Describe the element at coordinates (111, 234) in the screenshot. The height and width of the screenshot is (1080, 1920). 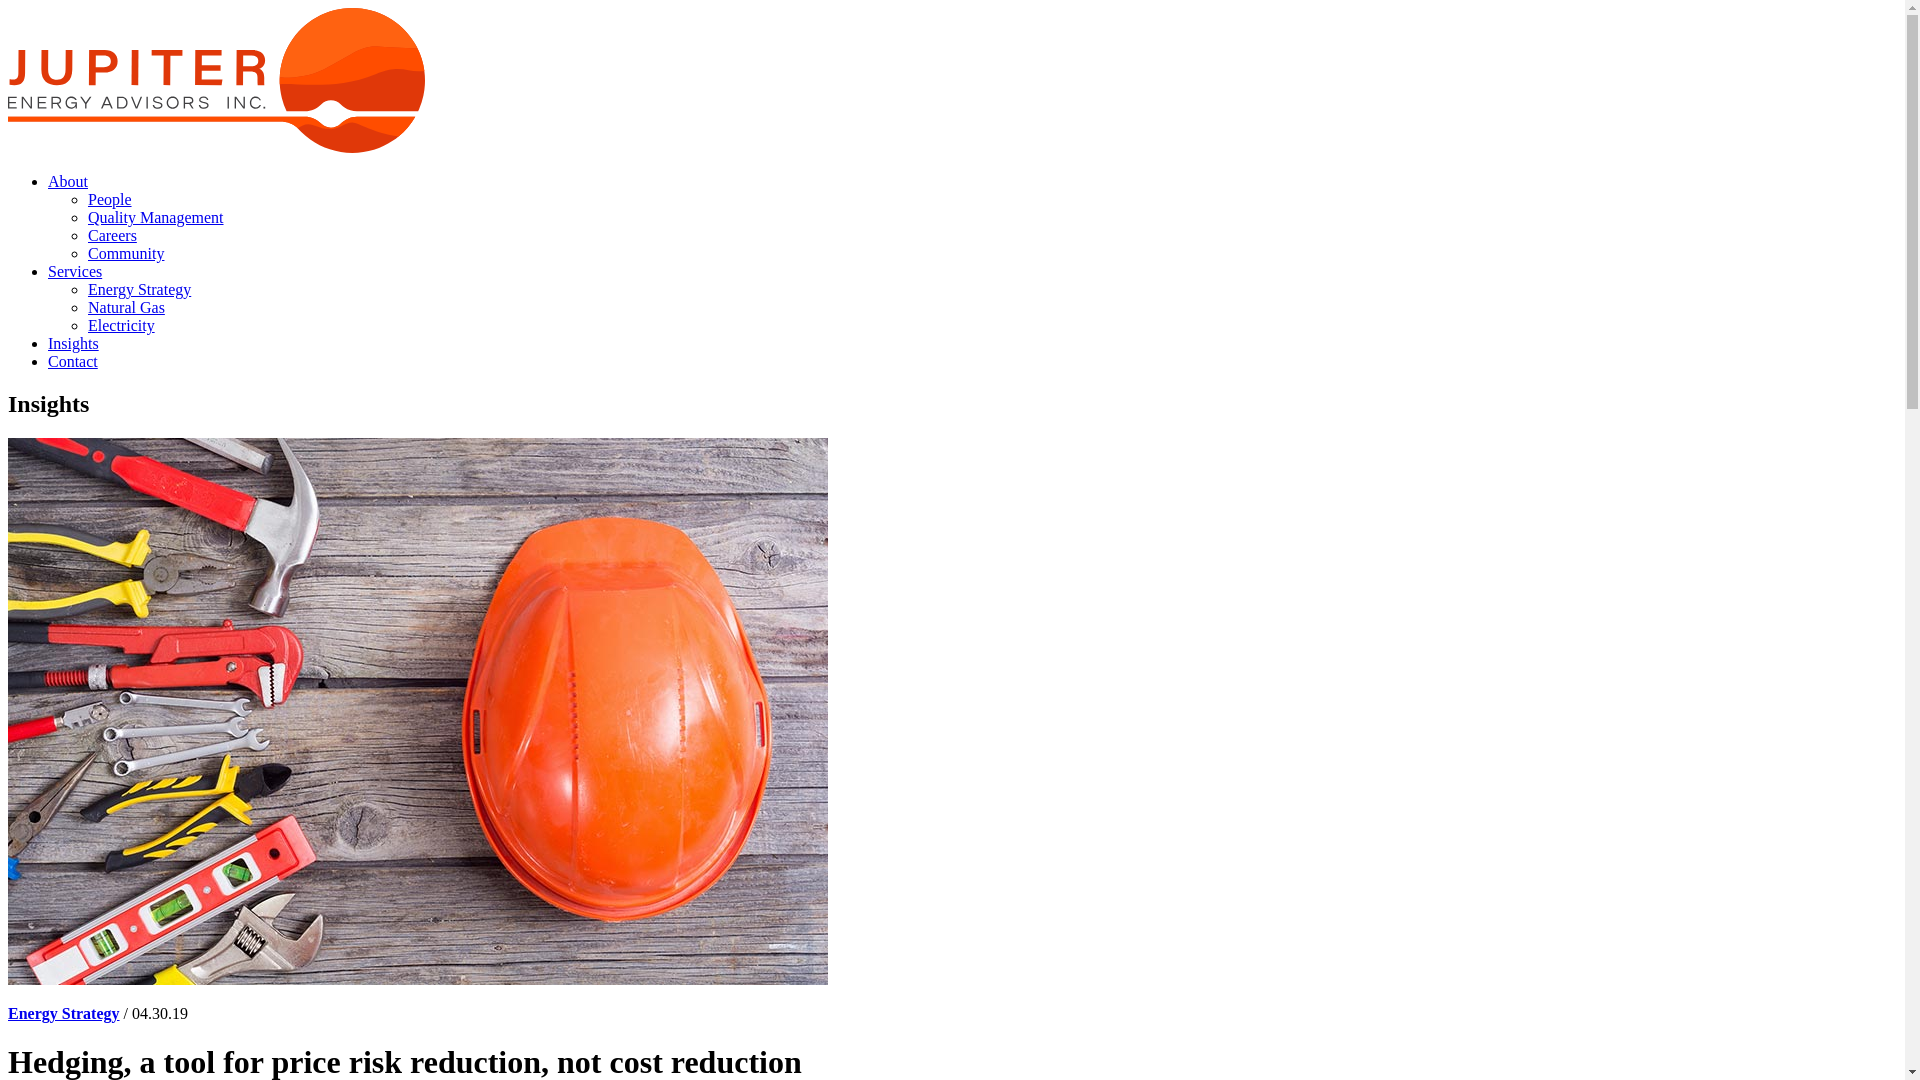
I see `'Careers'` at that location.